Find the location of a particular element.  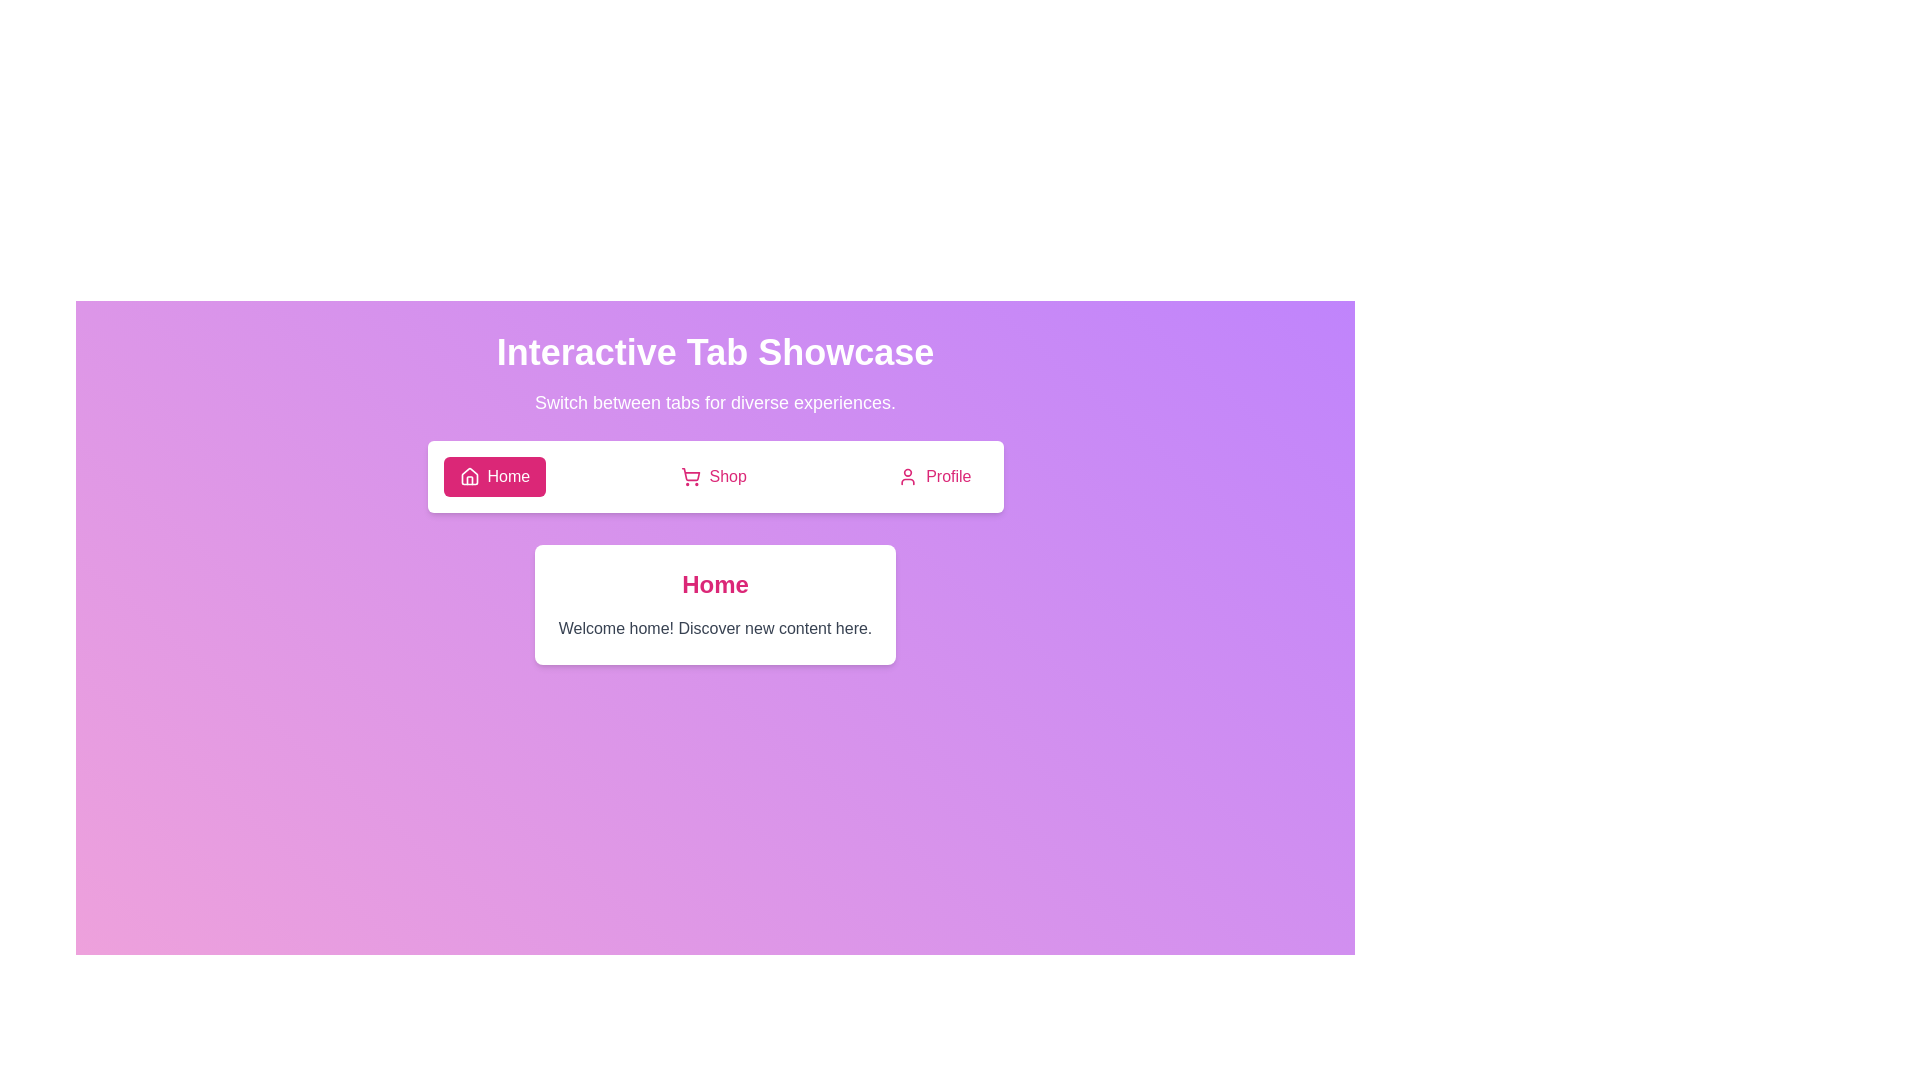

the Profile tab to switch to it is located at coordinates (933, 477).